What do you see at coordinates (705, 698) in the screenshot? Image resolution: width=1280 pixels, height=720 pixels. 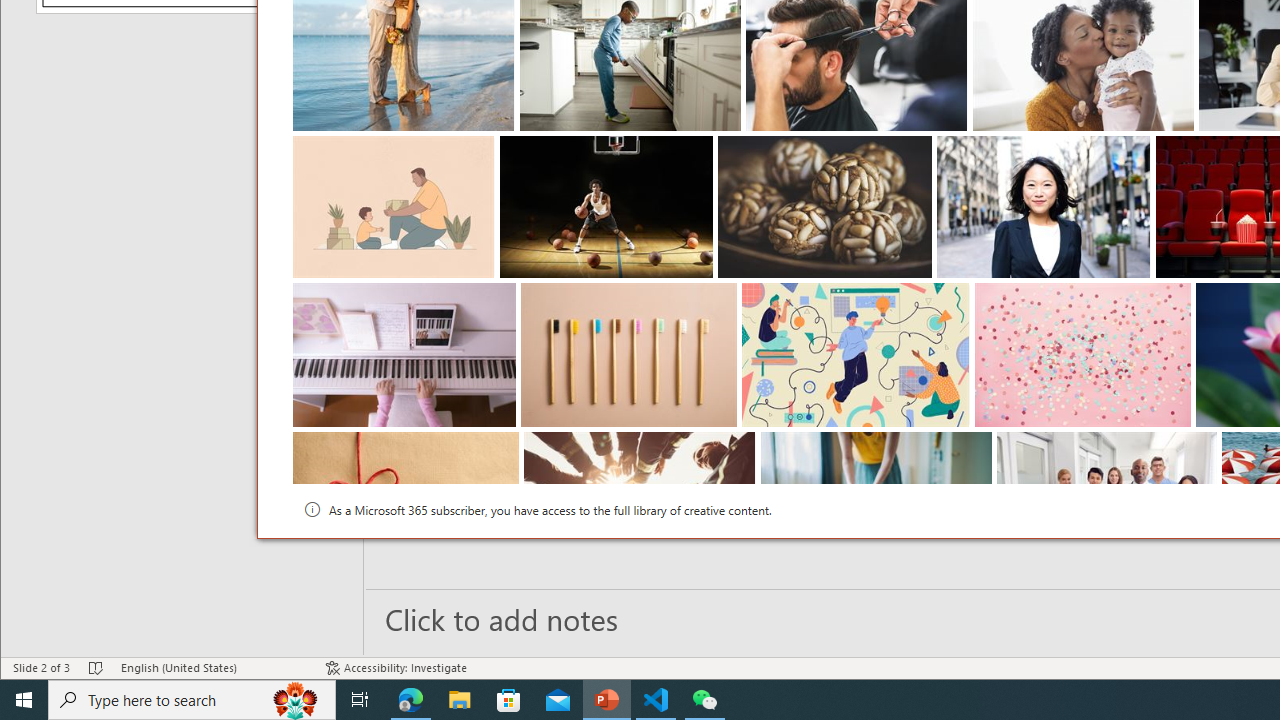 I see `'WeChat - 1 running window'` at bounding box center [705, 698].